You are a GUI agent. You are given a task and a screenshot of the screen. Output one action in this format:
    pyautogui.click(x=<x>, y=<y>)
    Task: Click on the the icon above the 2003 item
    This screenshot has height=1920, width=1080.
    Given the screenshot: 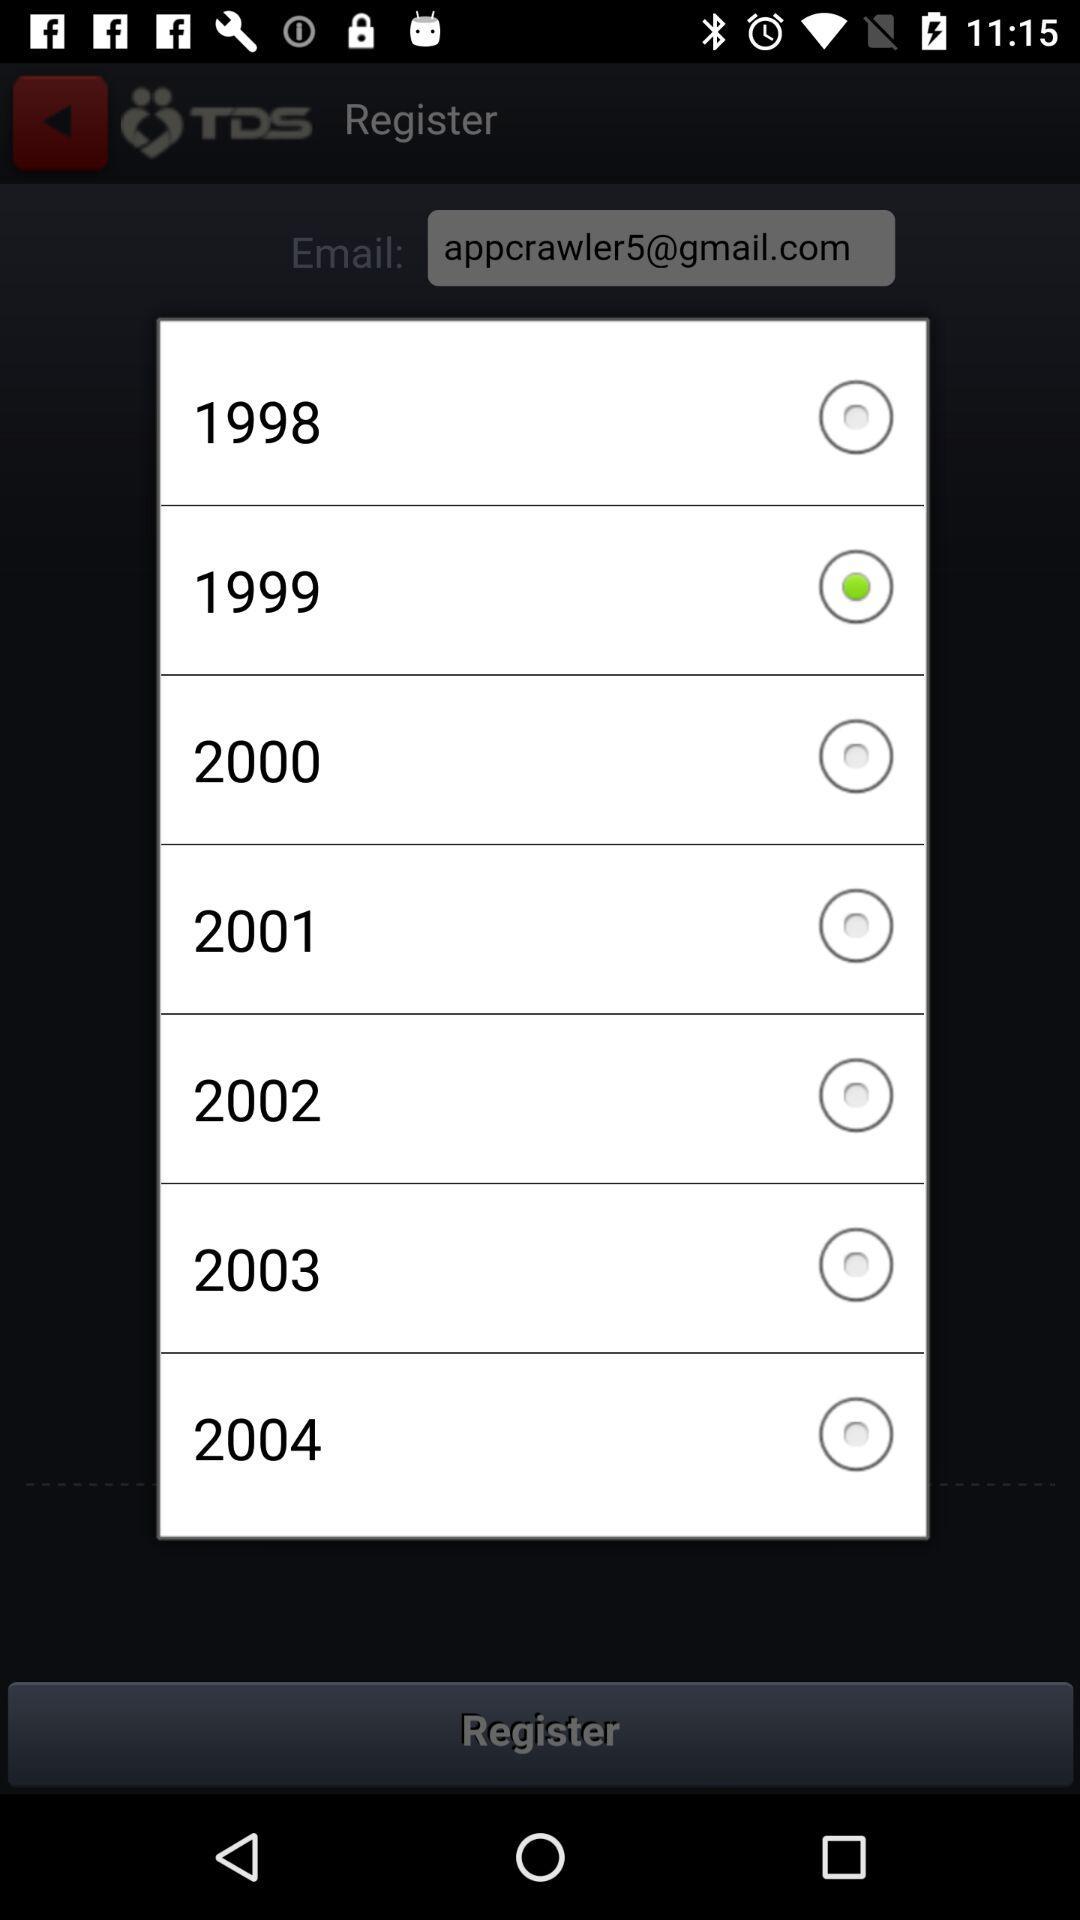 What is the action you would take?
    pyautogui.click(x=542, y=1097)
    